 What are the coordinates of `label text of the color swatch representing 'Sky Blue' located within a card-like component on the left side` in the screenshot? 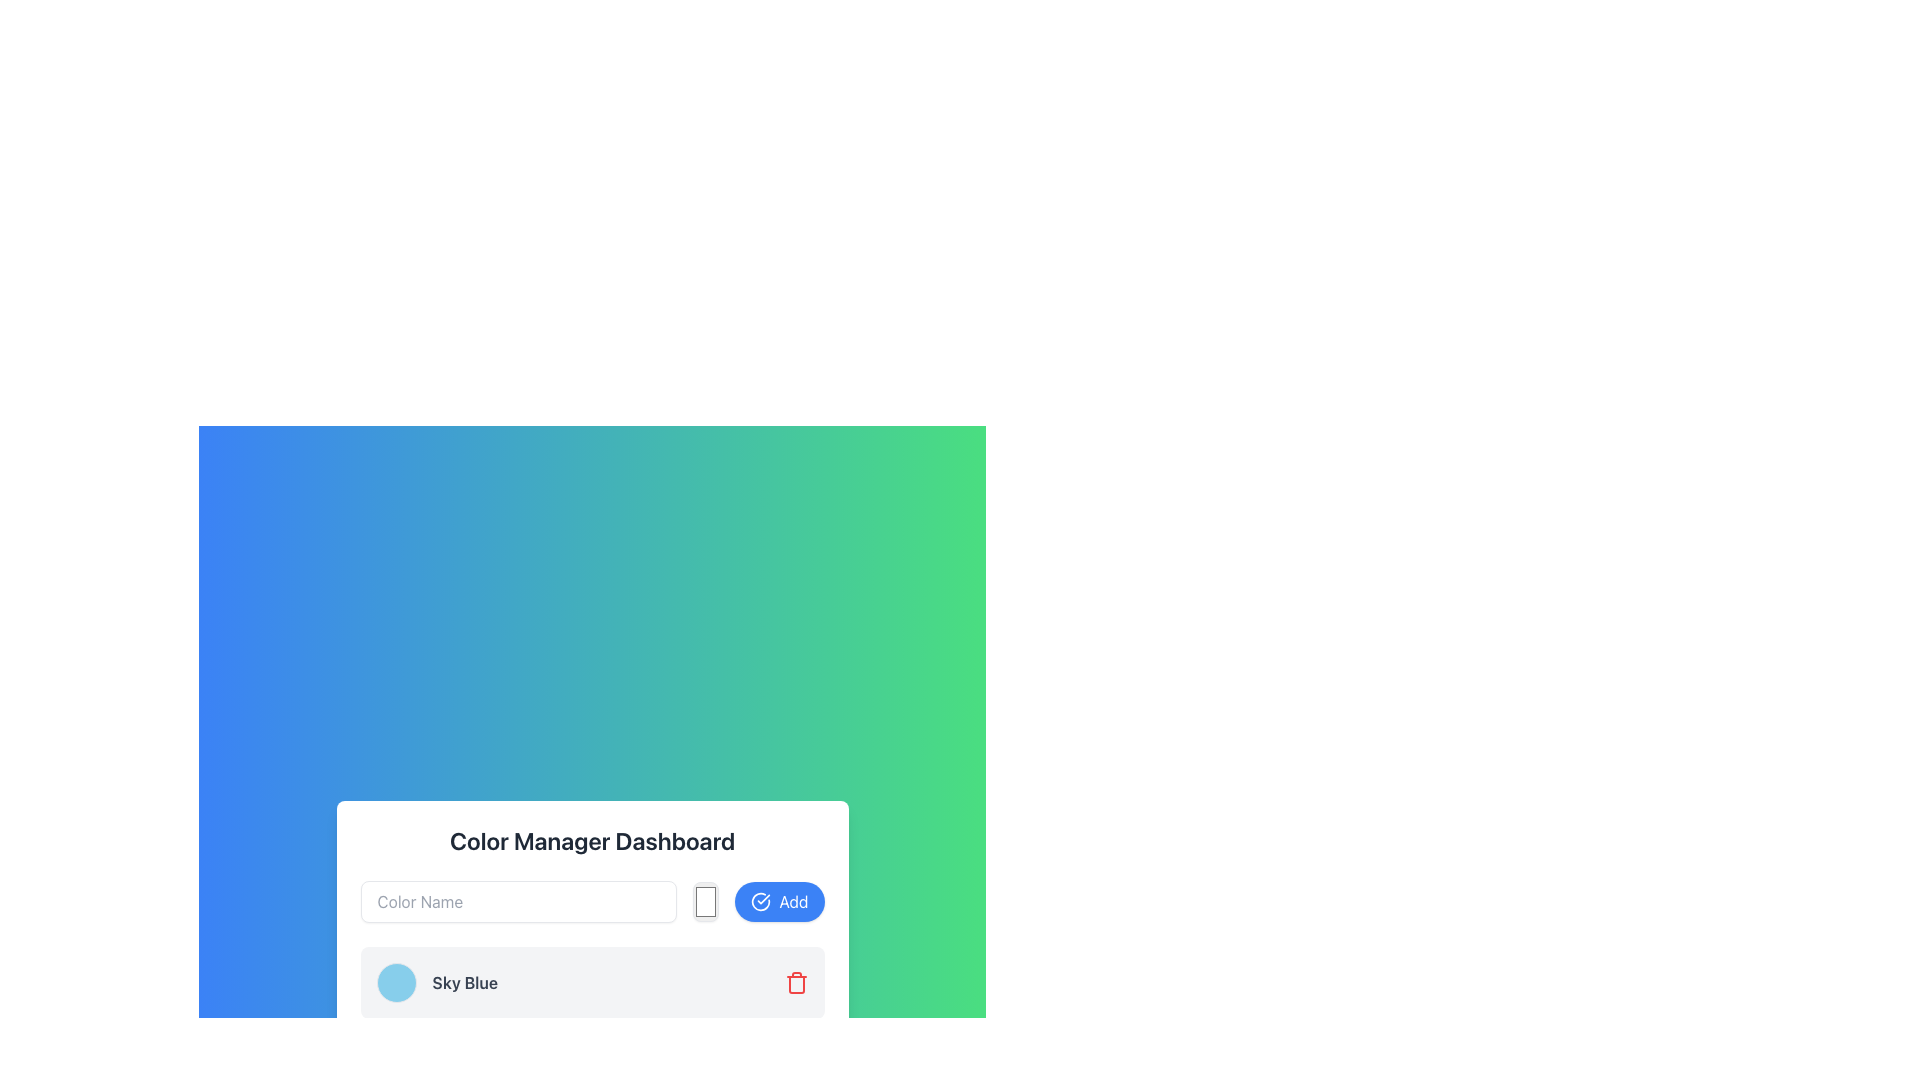 It's located at (436, 982).